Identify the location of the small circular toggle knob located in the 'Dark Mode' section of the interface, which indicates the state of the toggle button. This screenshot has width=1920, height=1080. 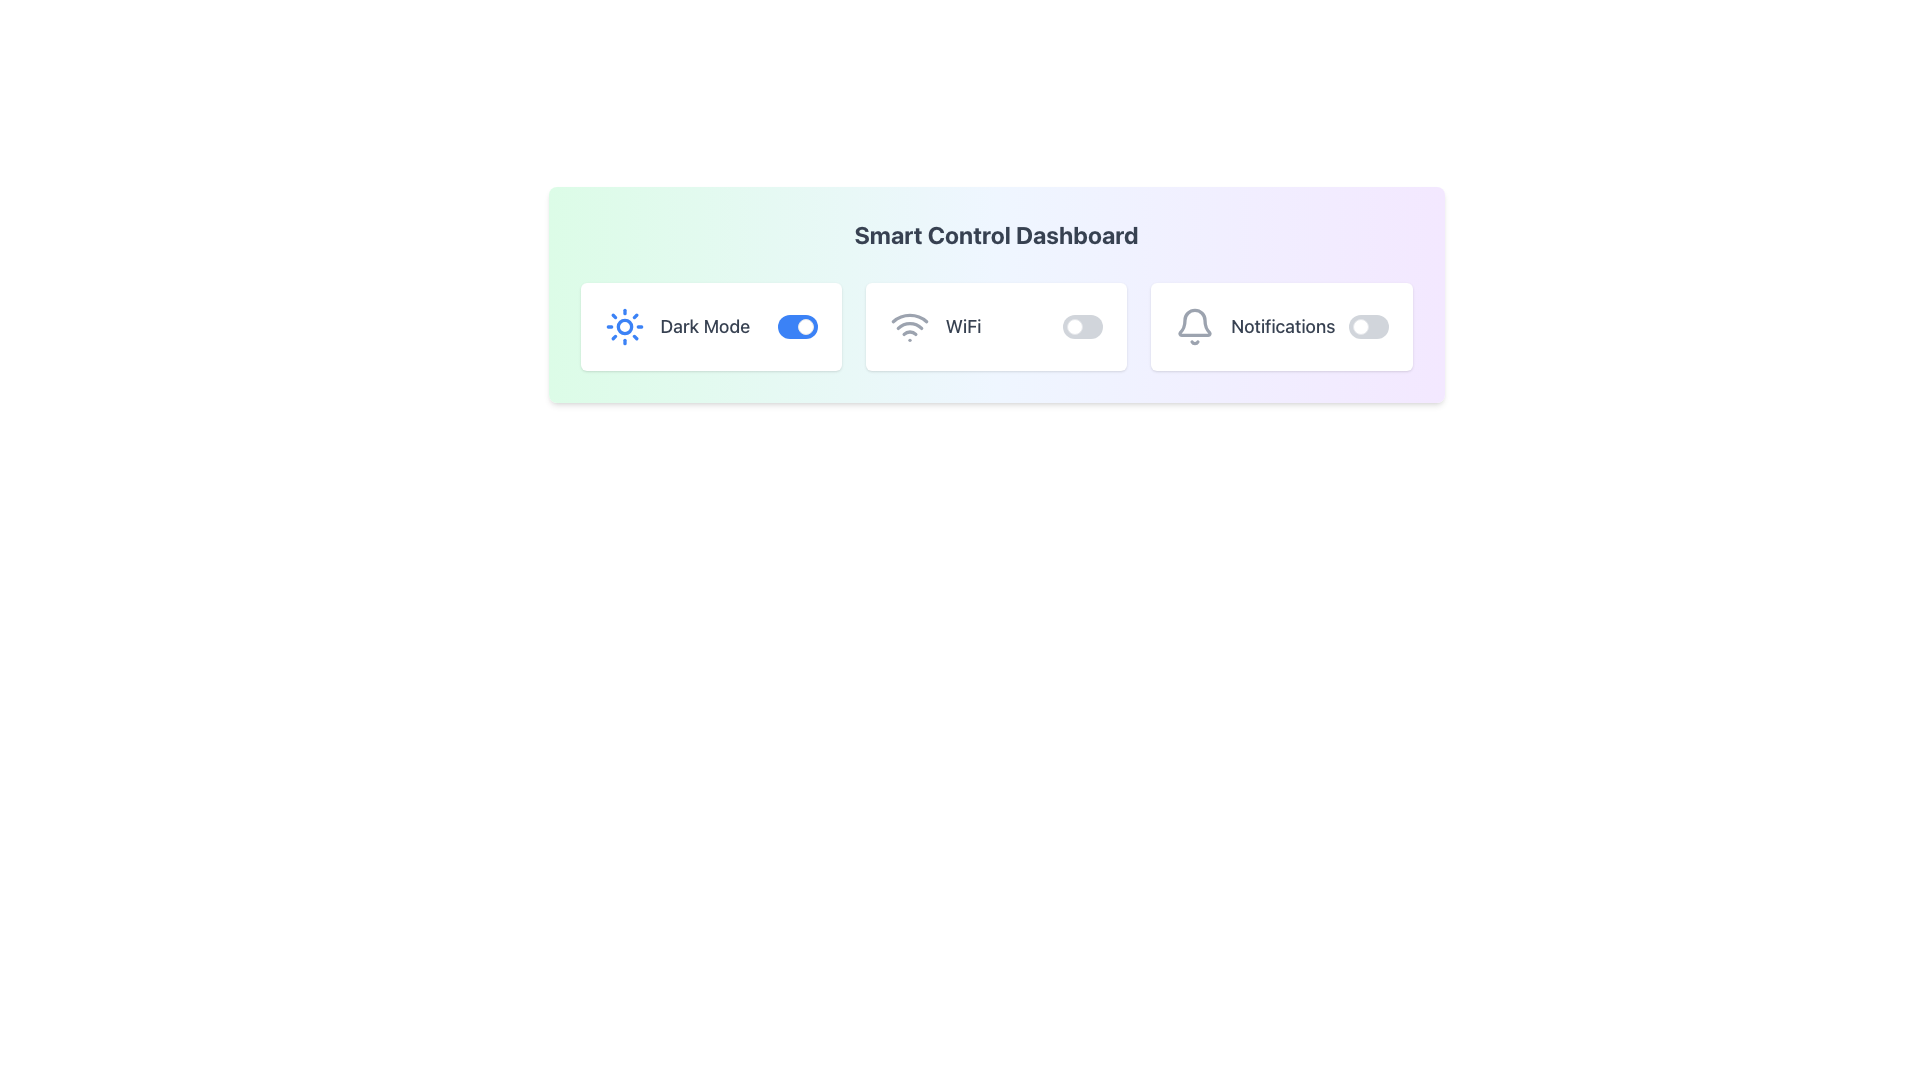
(805, 326).